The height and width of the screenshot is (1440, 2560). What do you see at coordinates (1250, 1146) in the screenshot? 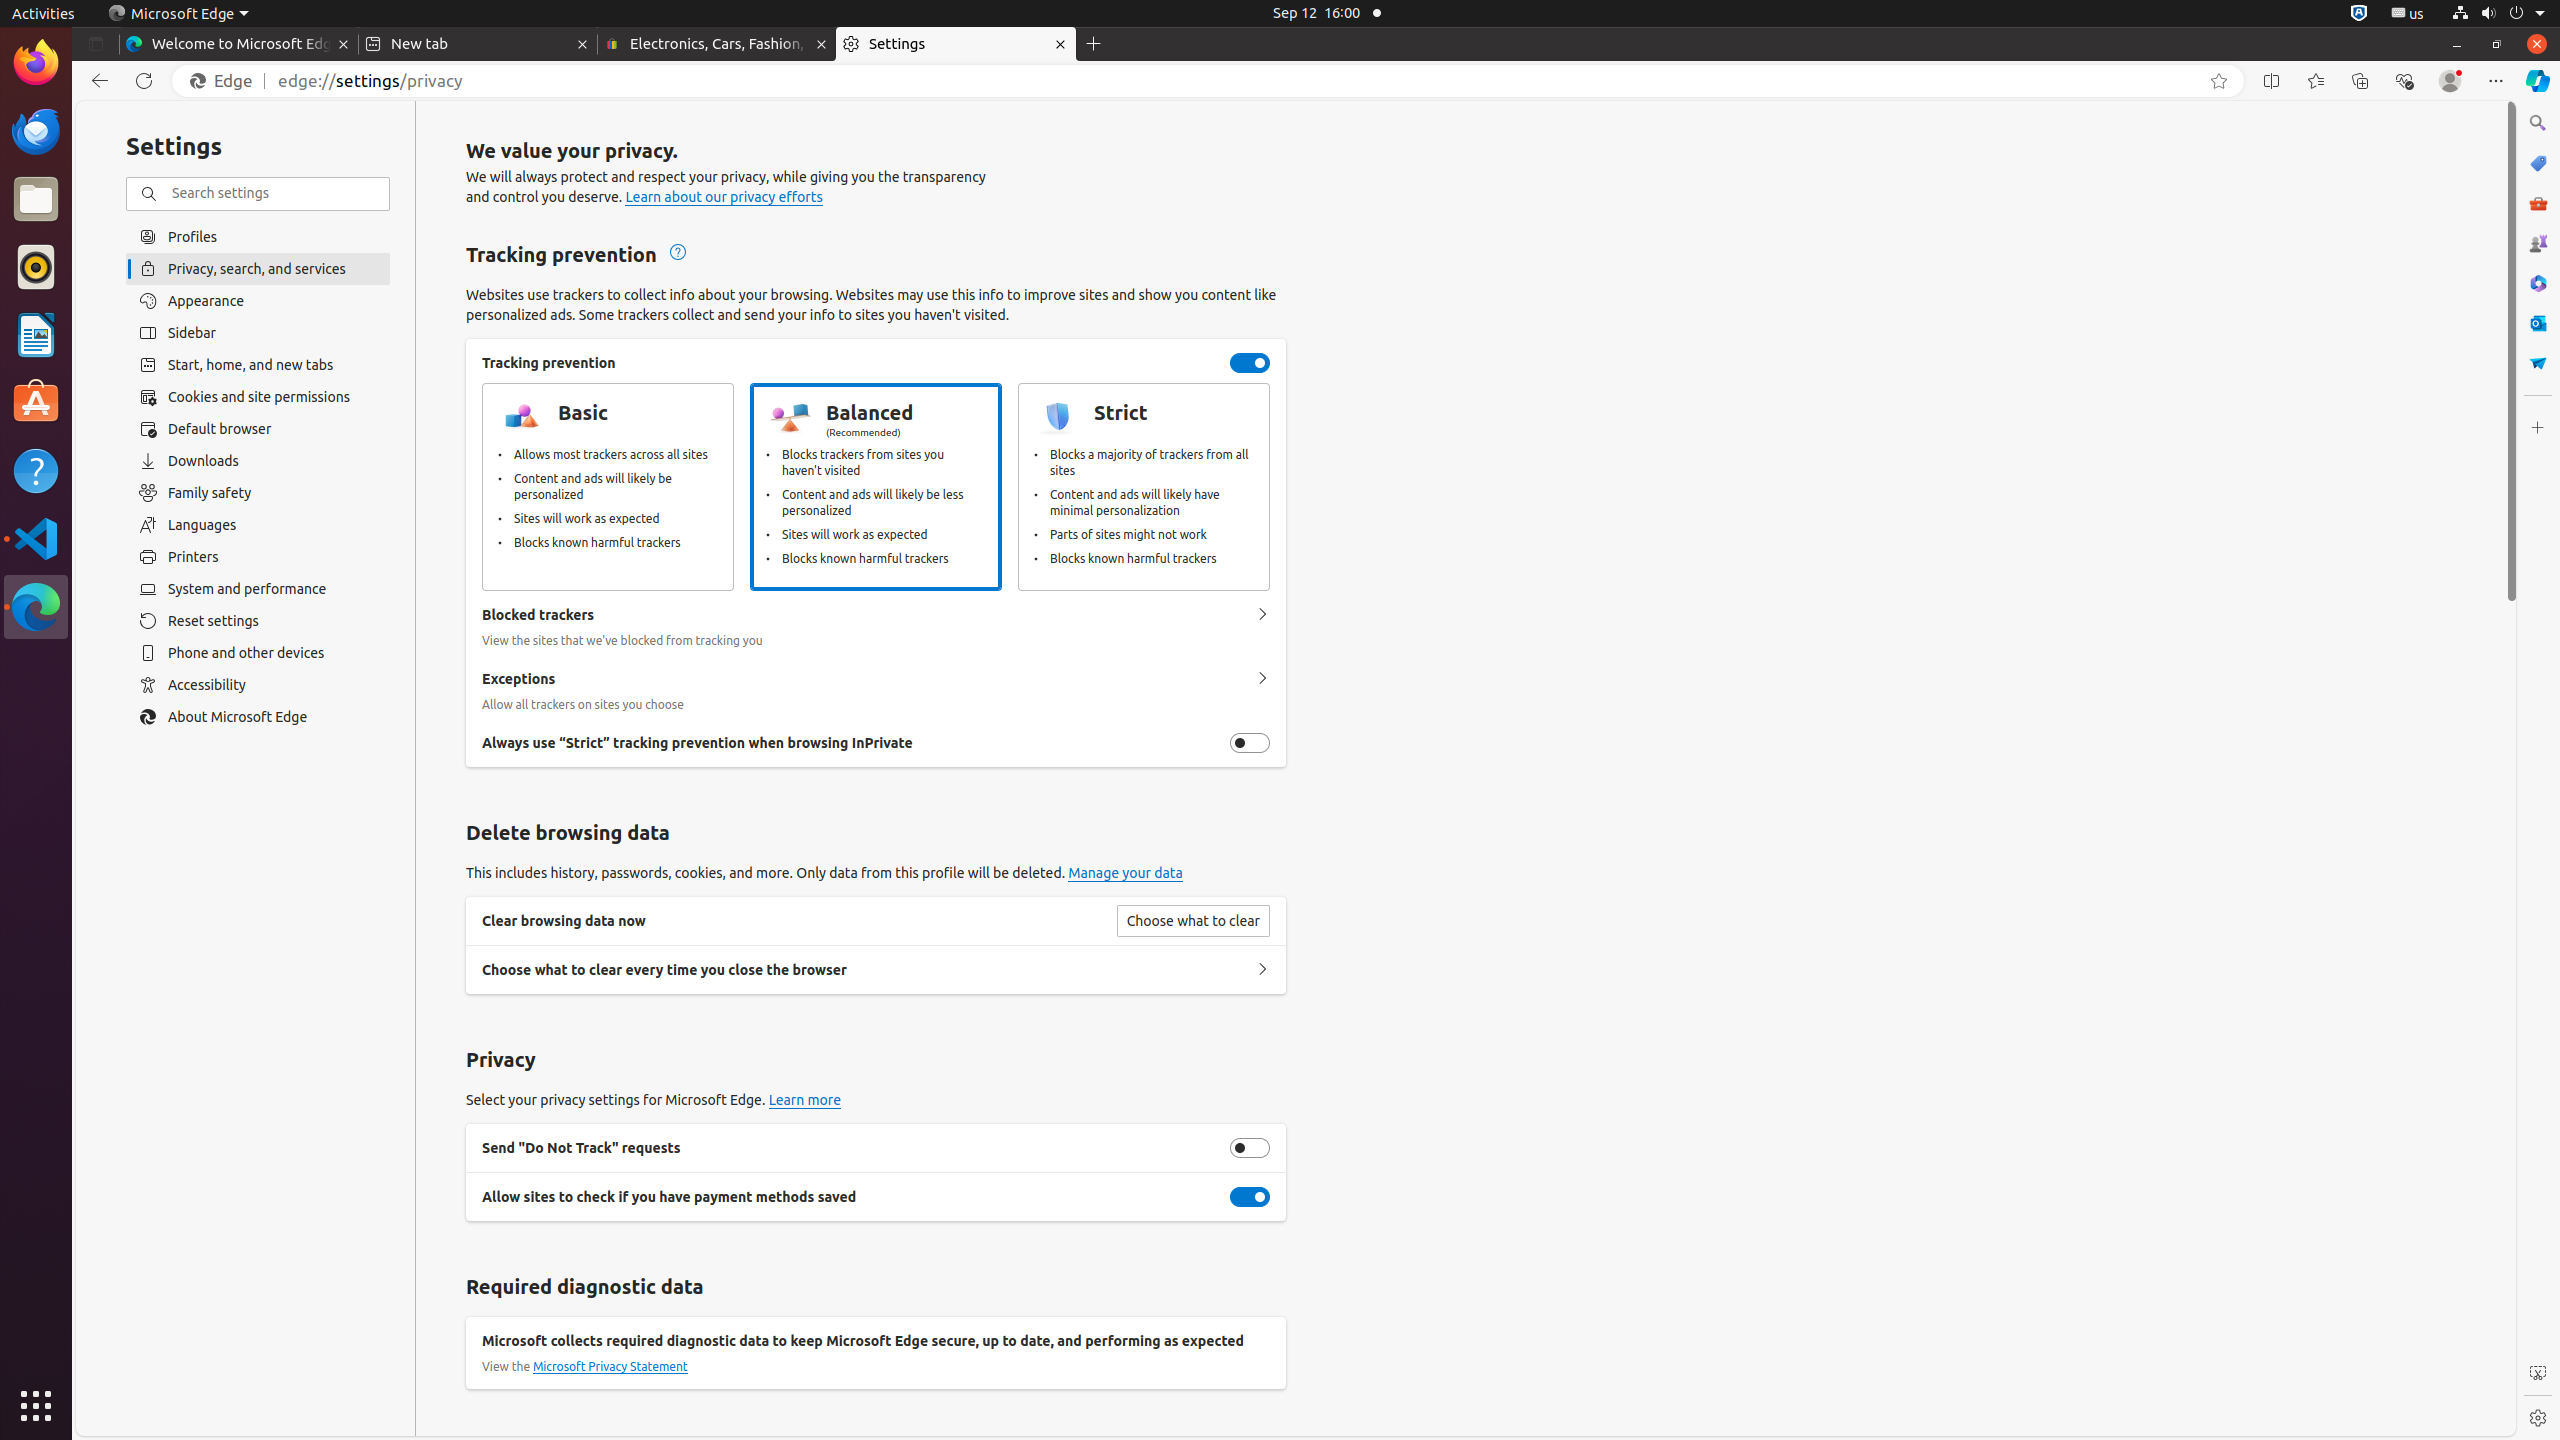
I see `'Send "Do Not Track" requests'` at bounding box center [1250, 1146].